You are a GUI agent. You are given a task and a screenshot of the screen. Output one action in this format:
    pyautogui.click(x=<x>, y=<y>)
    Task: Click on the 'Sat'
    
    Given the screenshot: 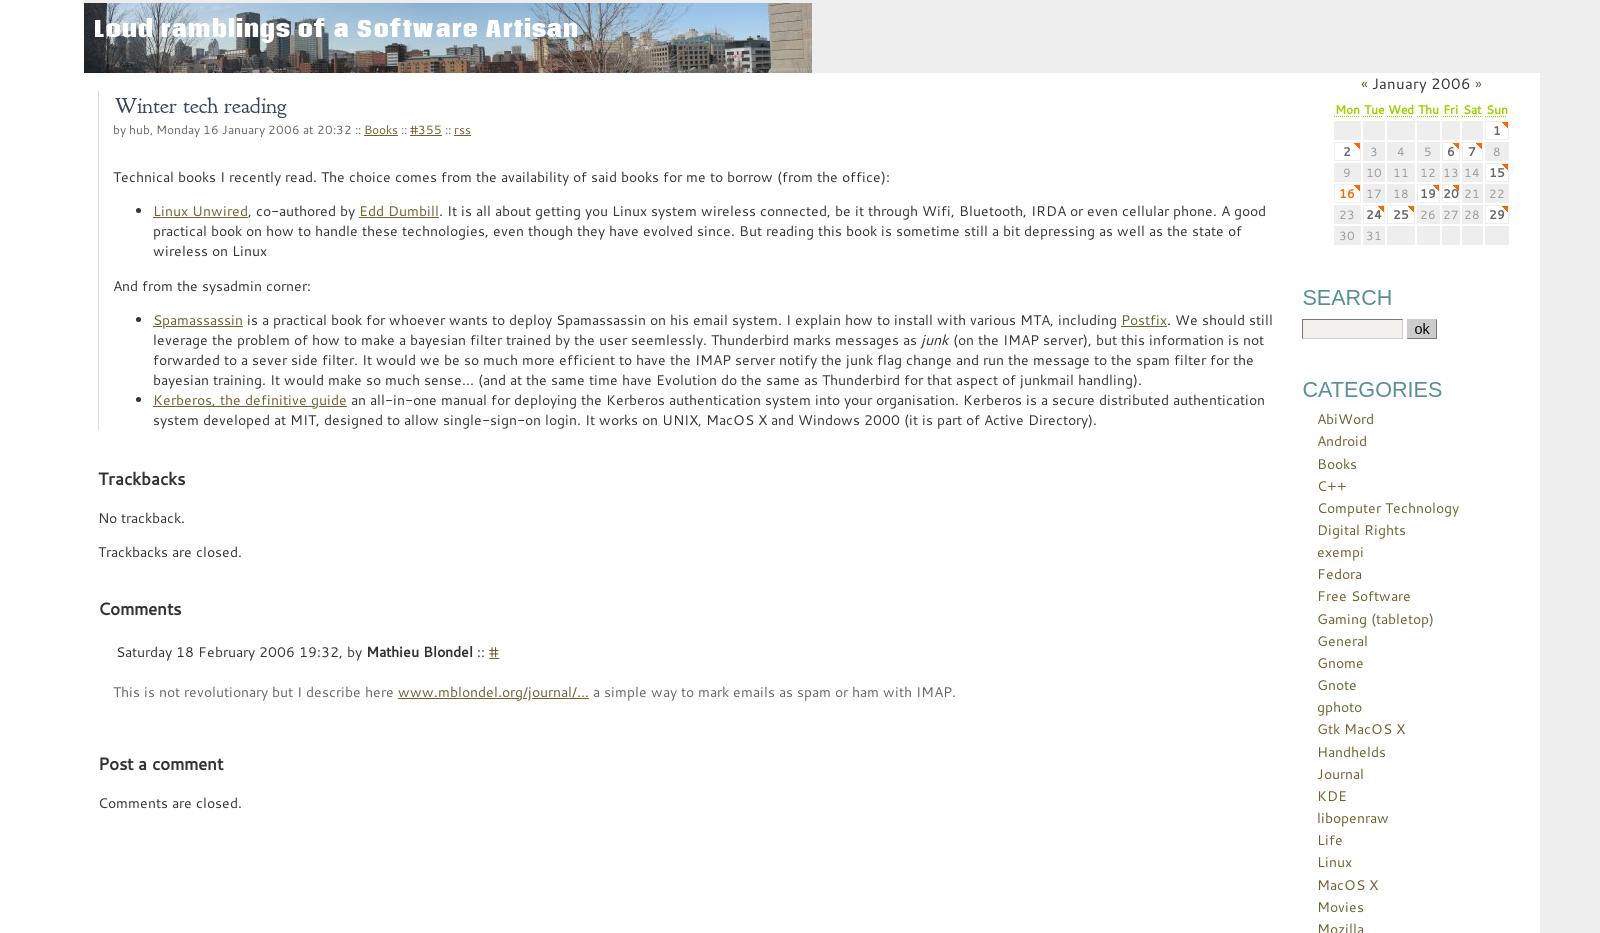 What is the action you would take?
    pyautogui.click(x=1471, y=107)
    